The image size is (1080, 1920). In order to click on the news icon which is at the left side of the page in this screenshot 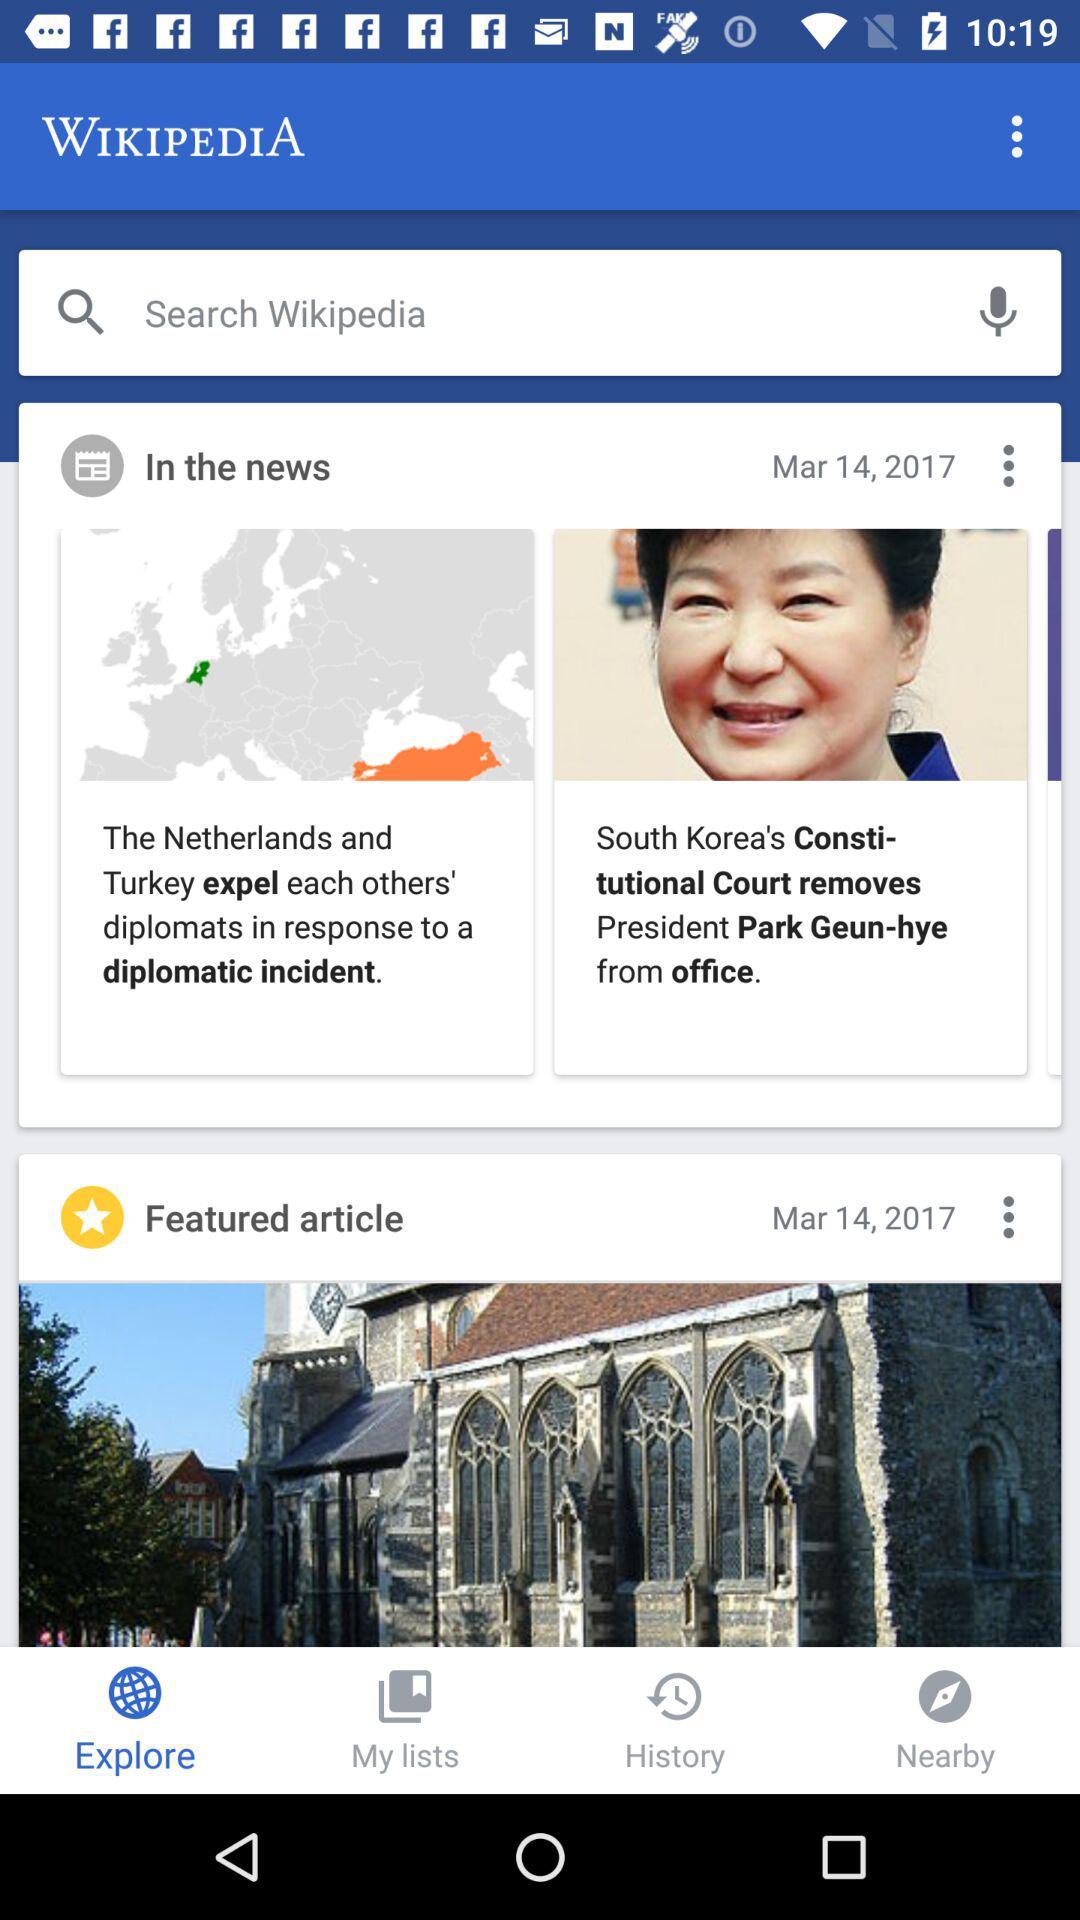, I will do `click(92, 464)`.